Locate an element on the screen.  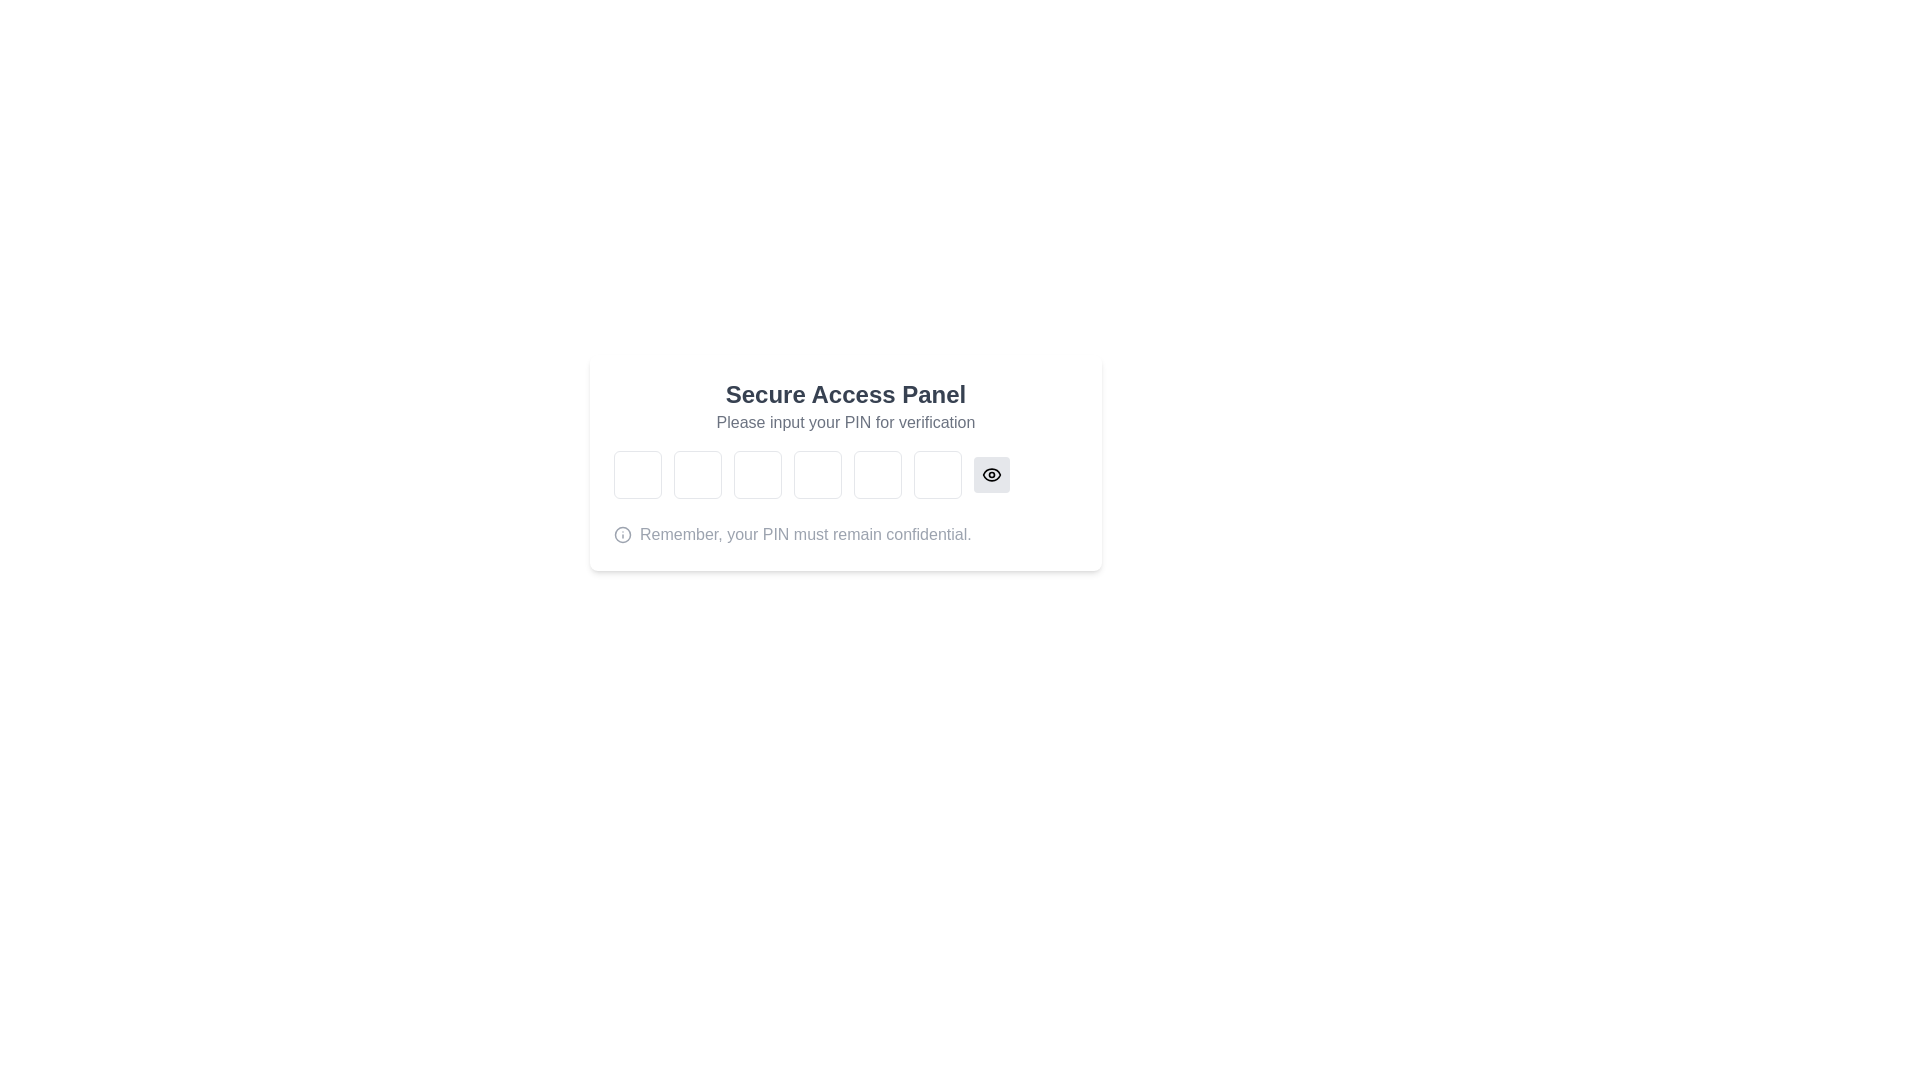
the Password input field, which is the first of six horizontally aligned input fields with a white background and rounded corners to focus on it is located at coordinates (637, 474).